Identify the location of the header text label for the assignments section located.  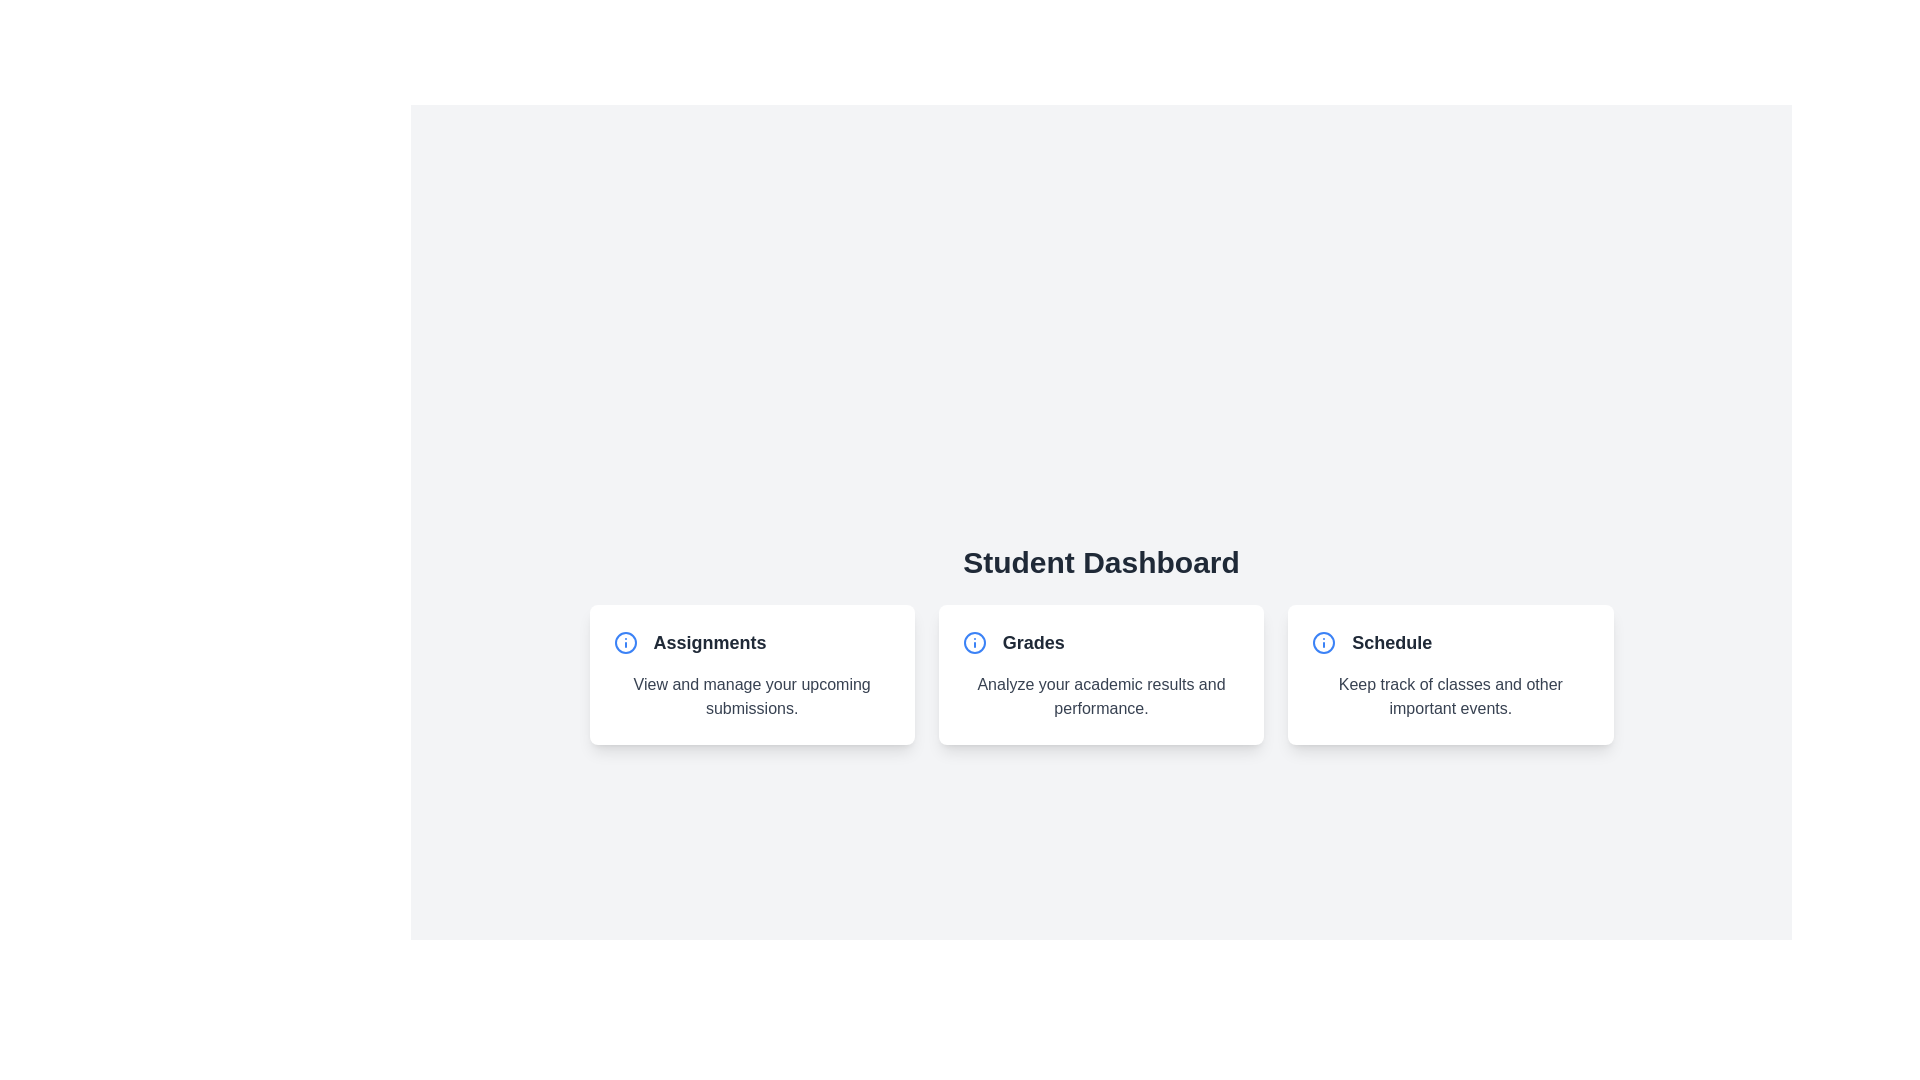
(710, 643).